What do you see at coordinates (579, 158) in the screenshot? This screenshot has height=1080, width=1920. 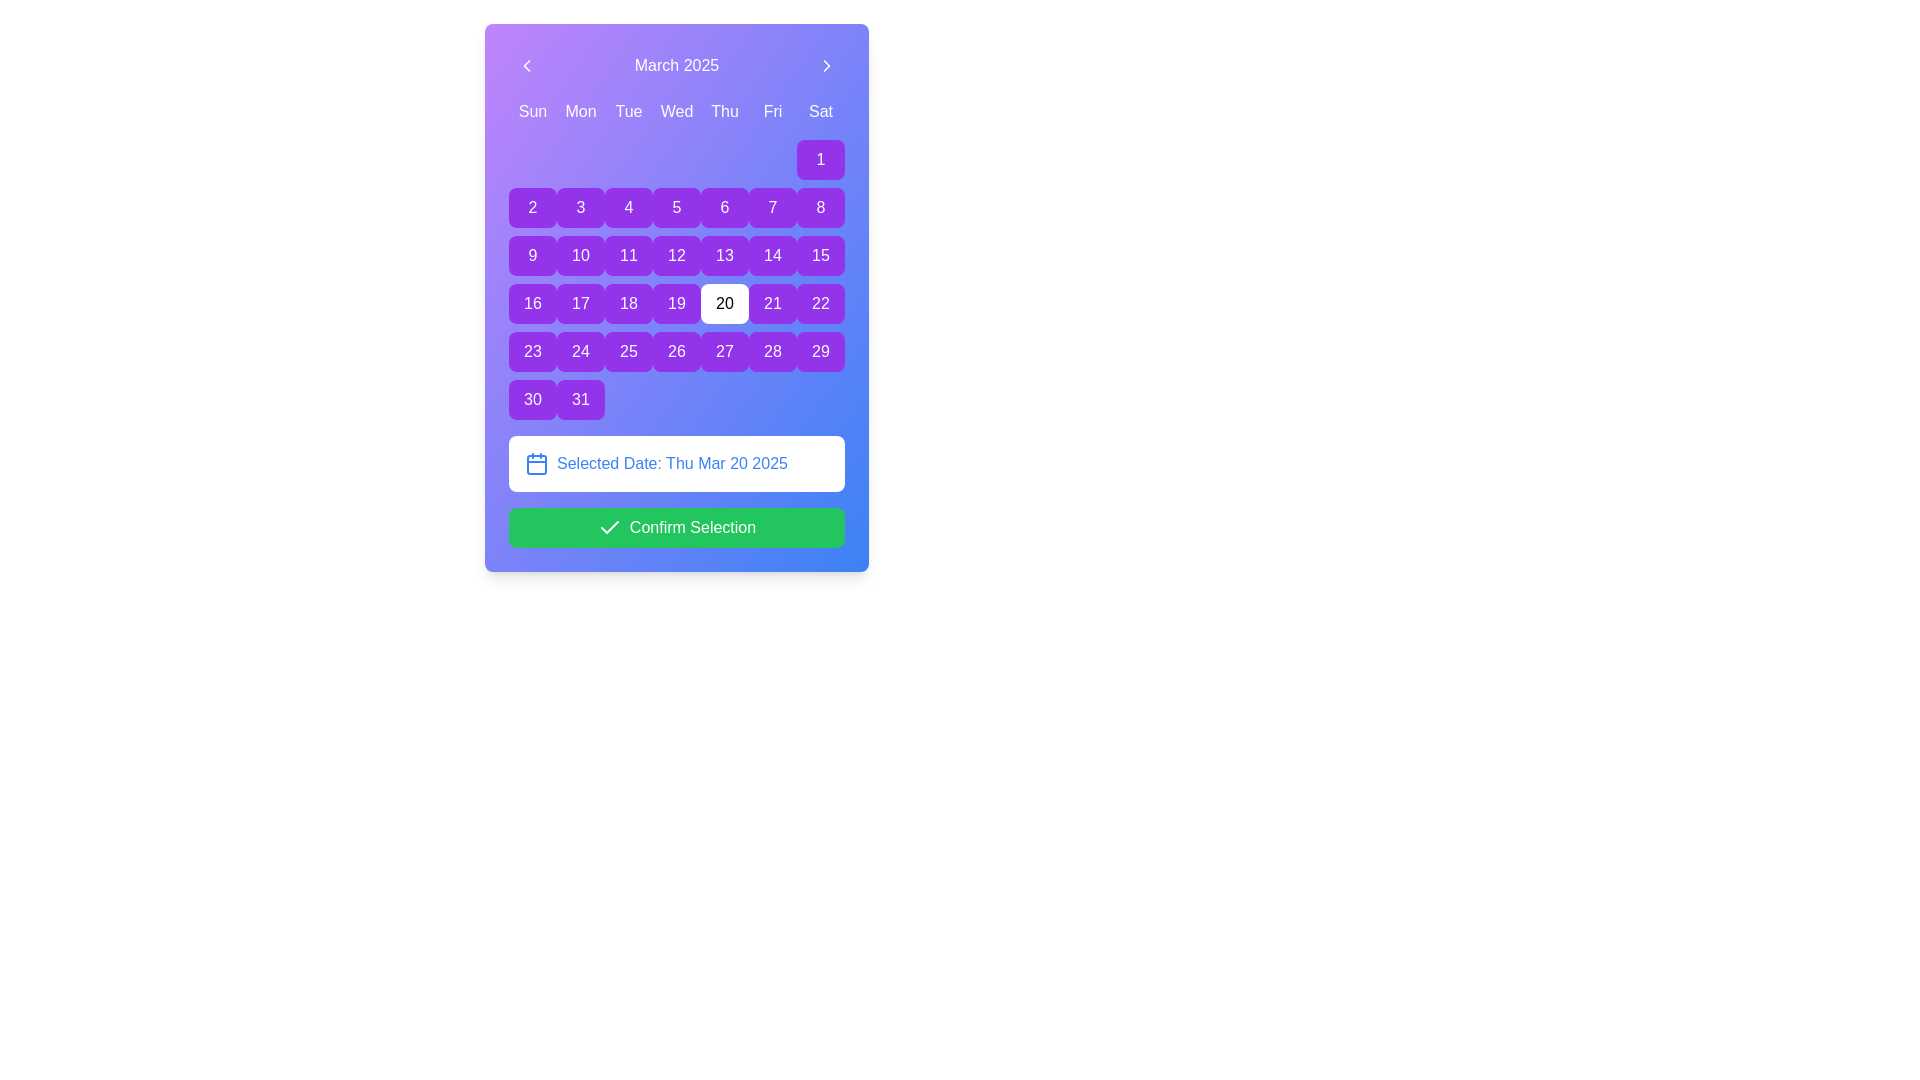 I see `the second unit in the first row of the calendar grid layout, which is a blank space representing a placeholder or empty grid cell` at bounding box center [579, 158].